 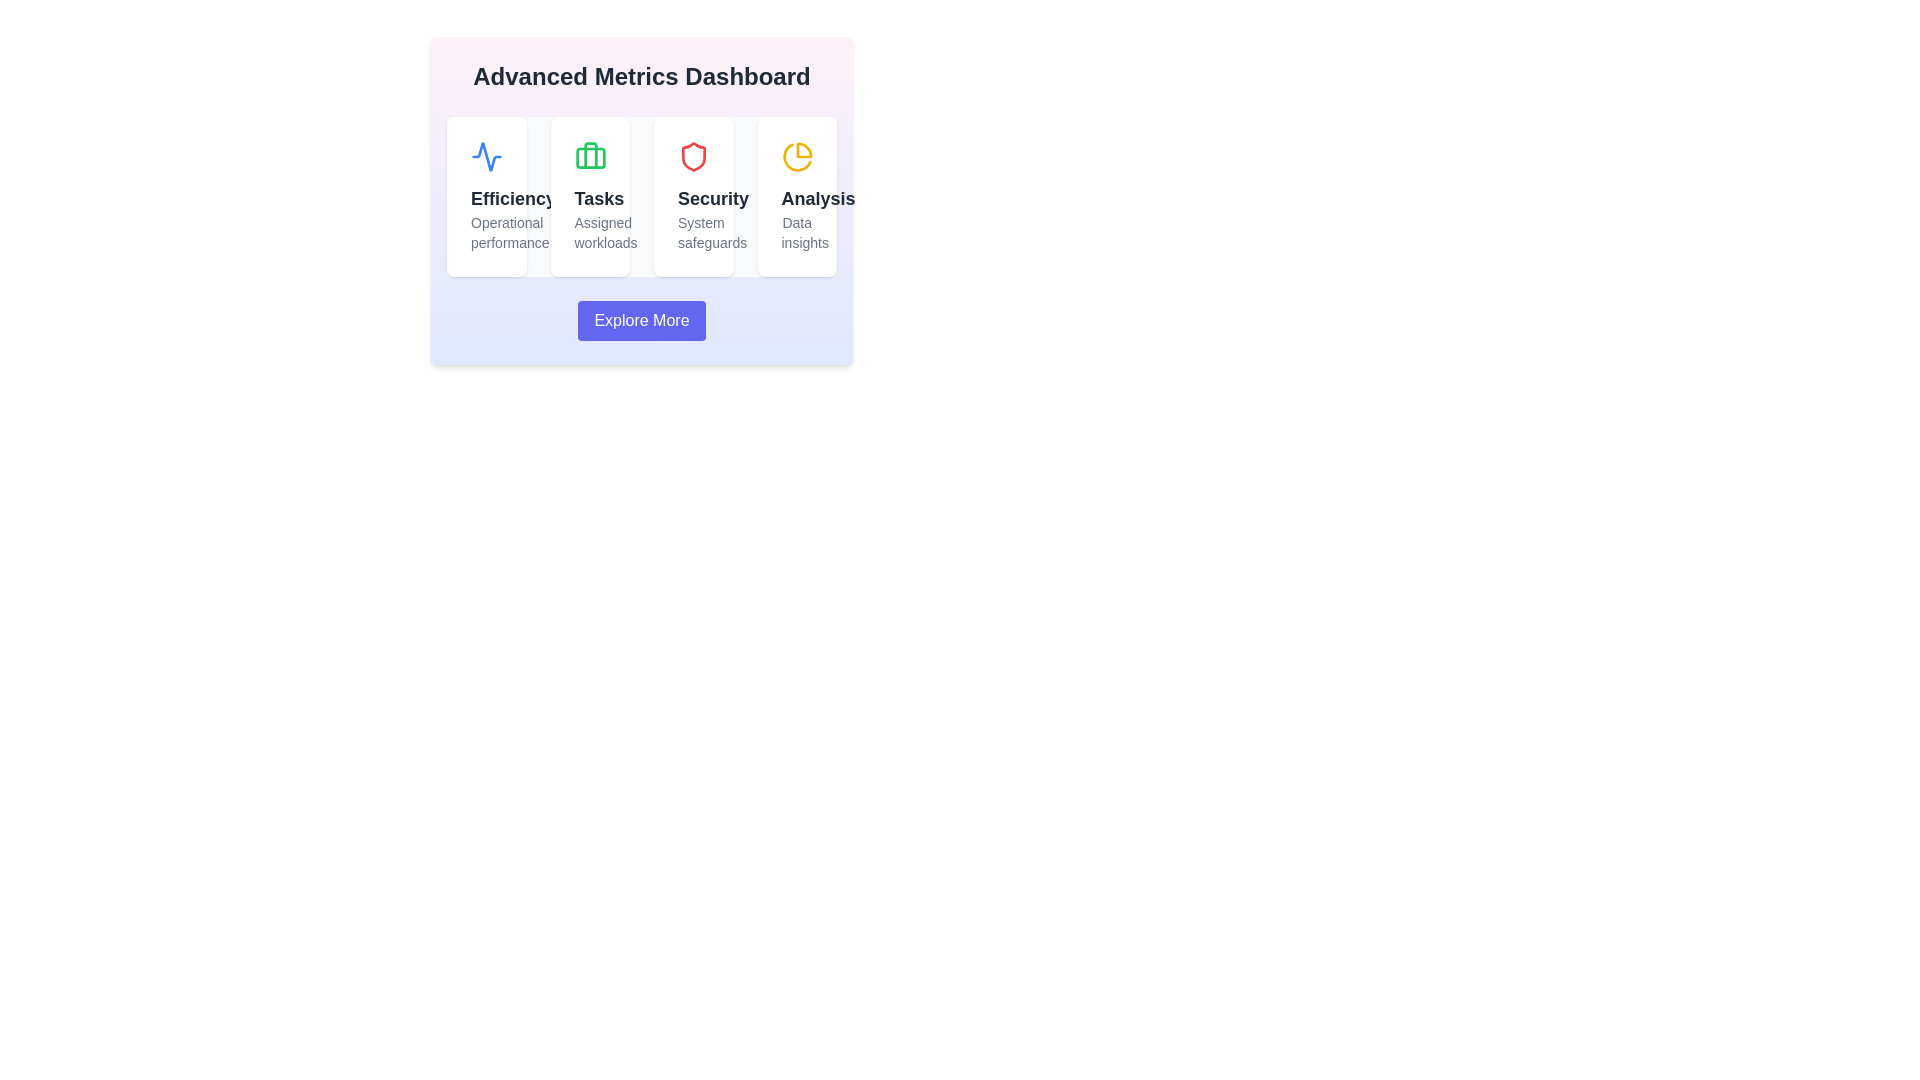 What do you see at coordinates (486, 231) in the screenshot?
I see `the text label that elaborates on the main title 'Efficiency', located below the bold title within a white card with rounded corners` at bounding box center [486, 231].